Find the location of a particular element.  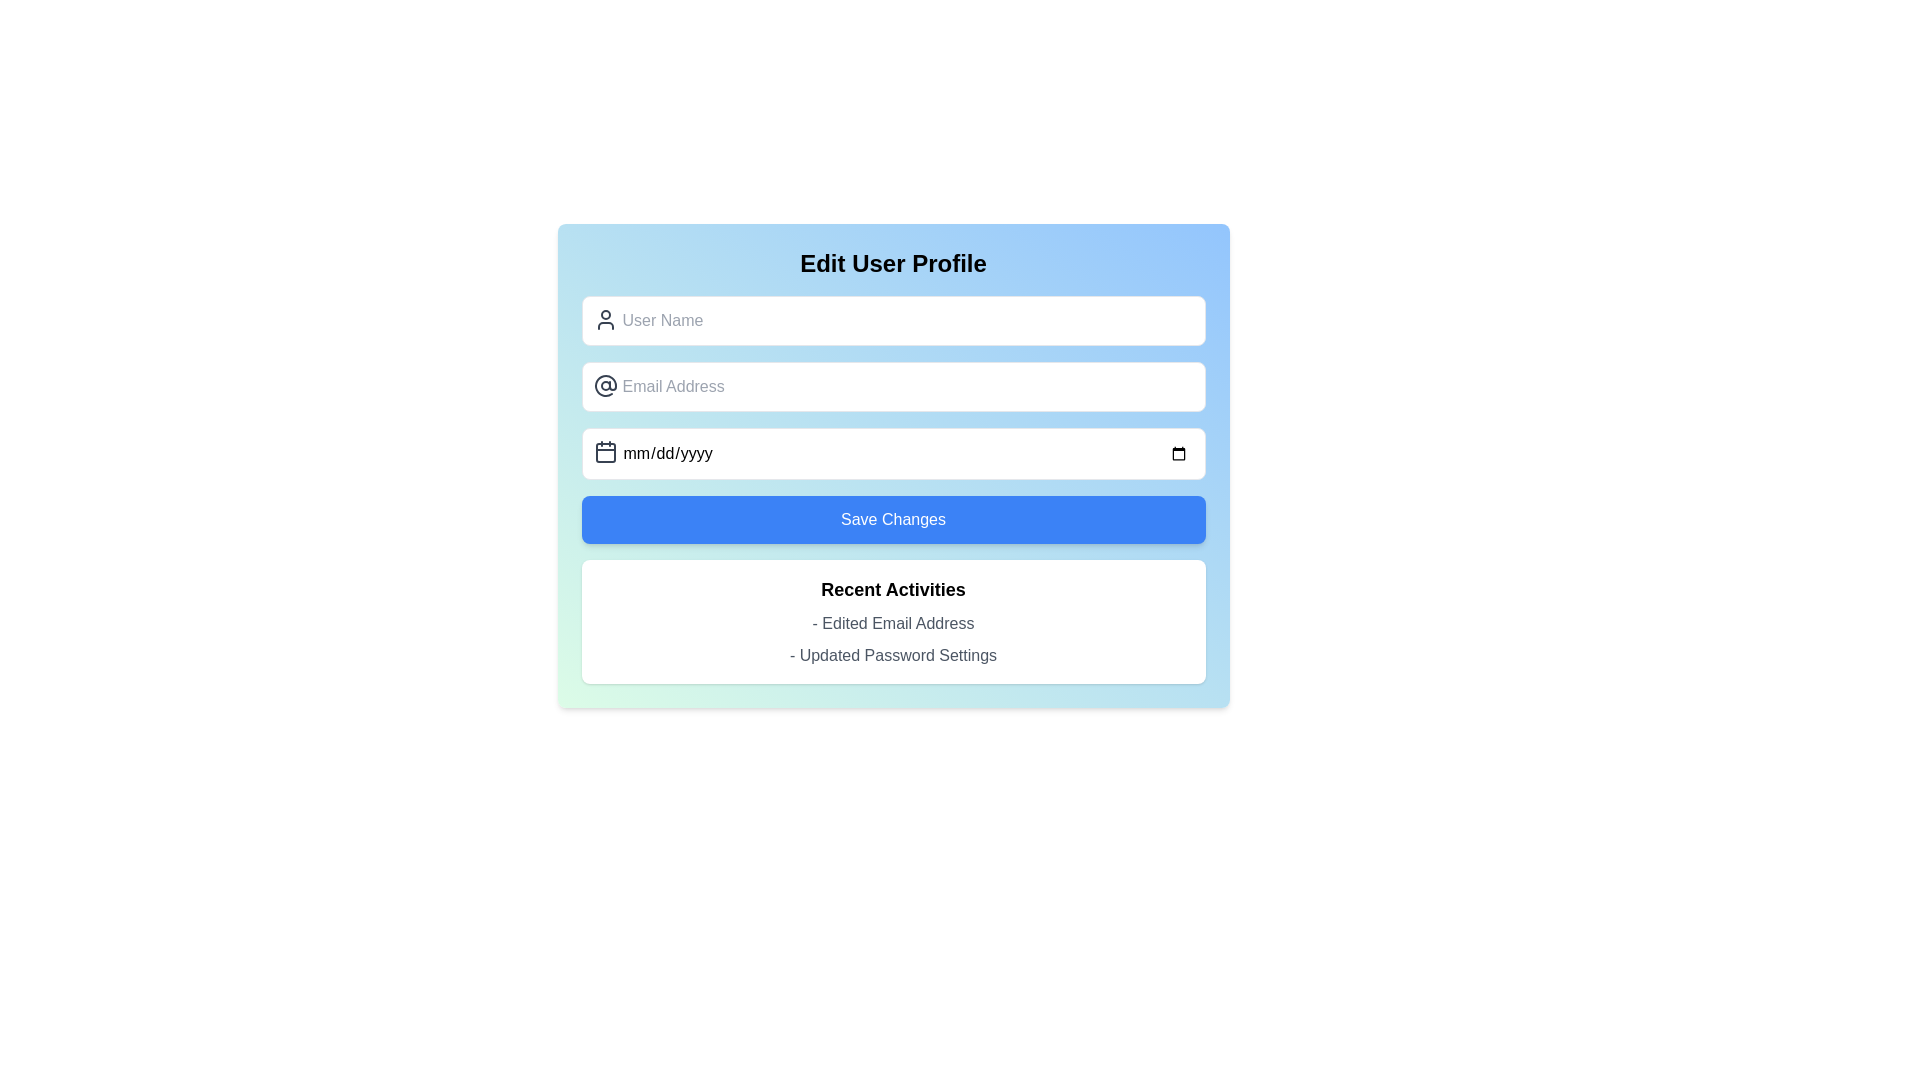

the icon that signifies the adjacent input field for entering a user's name, located at the leftmost part of the 'User Name' input field is located at coordinates (604, 319).